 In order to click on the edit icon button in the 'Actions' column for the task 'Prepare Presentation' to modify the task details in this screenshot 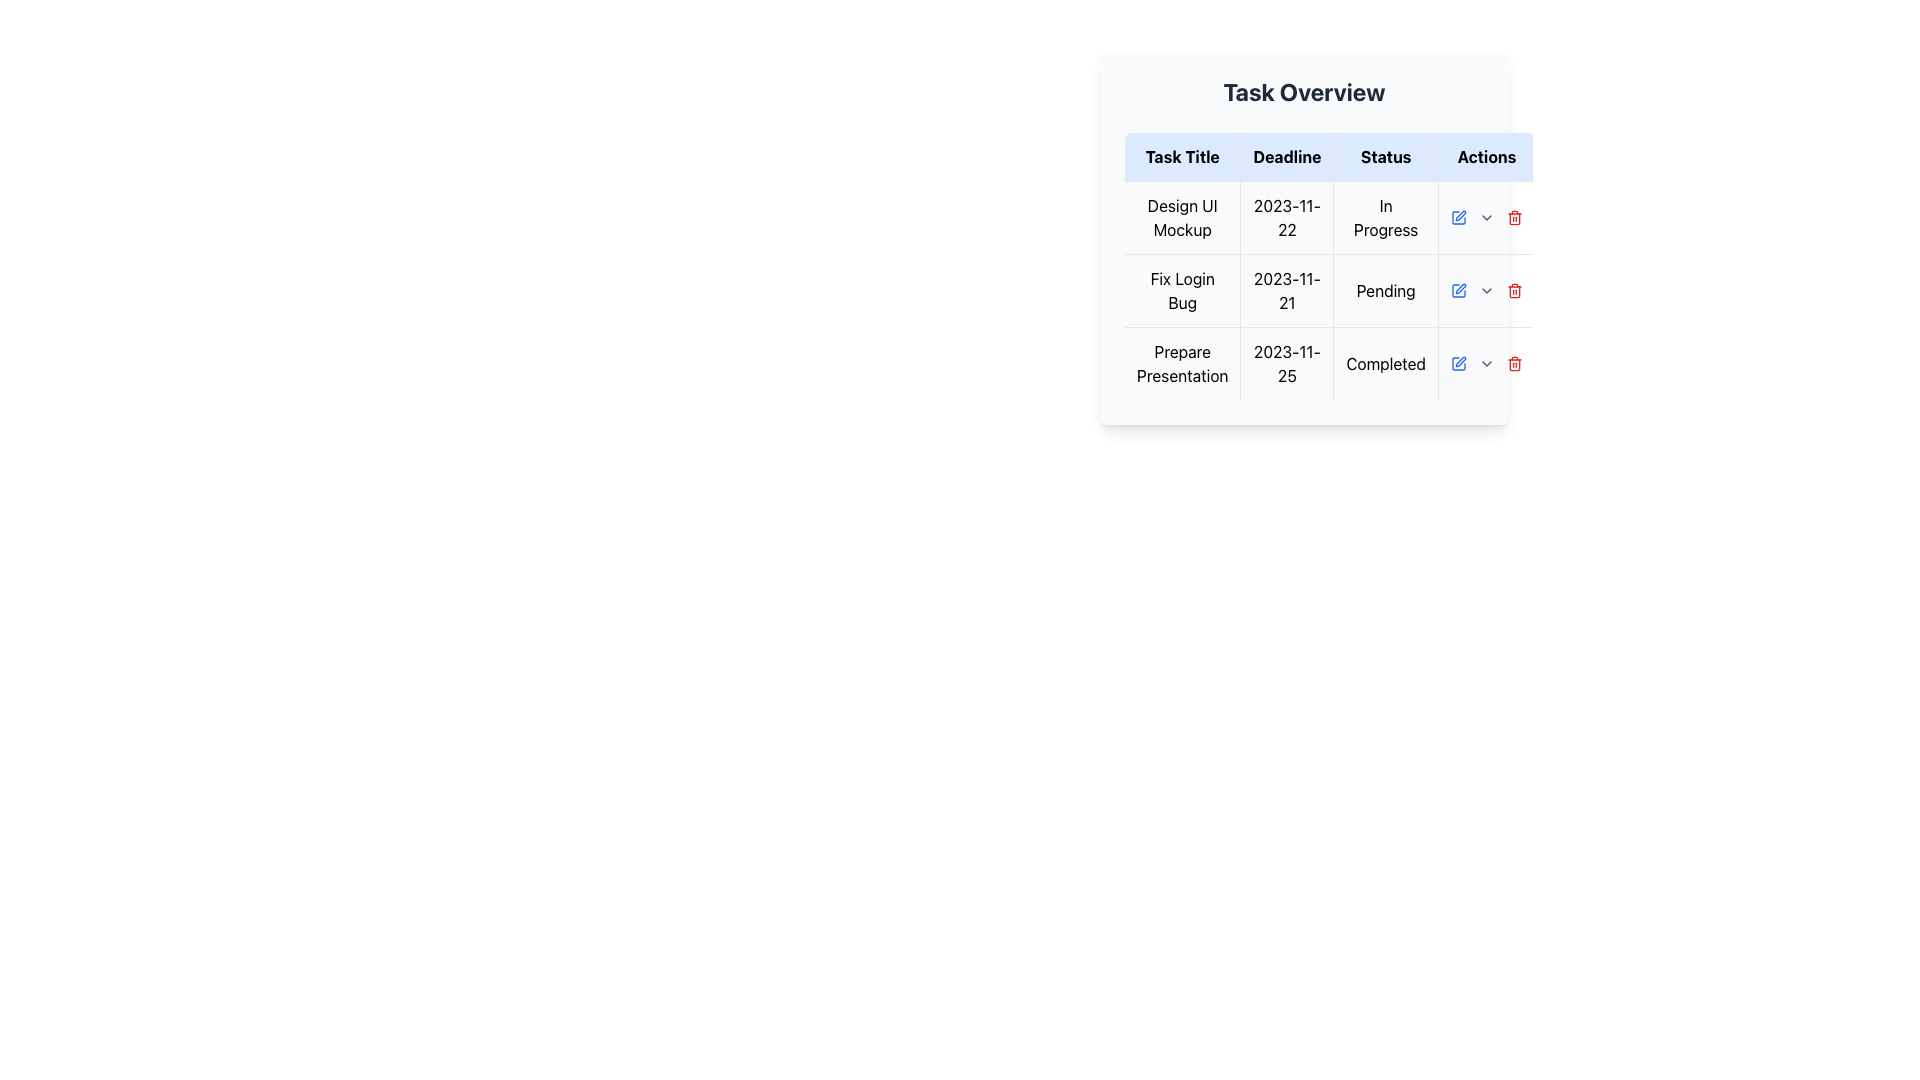, I will do `click(1459, 363)`.